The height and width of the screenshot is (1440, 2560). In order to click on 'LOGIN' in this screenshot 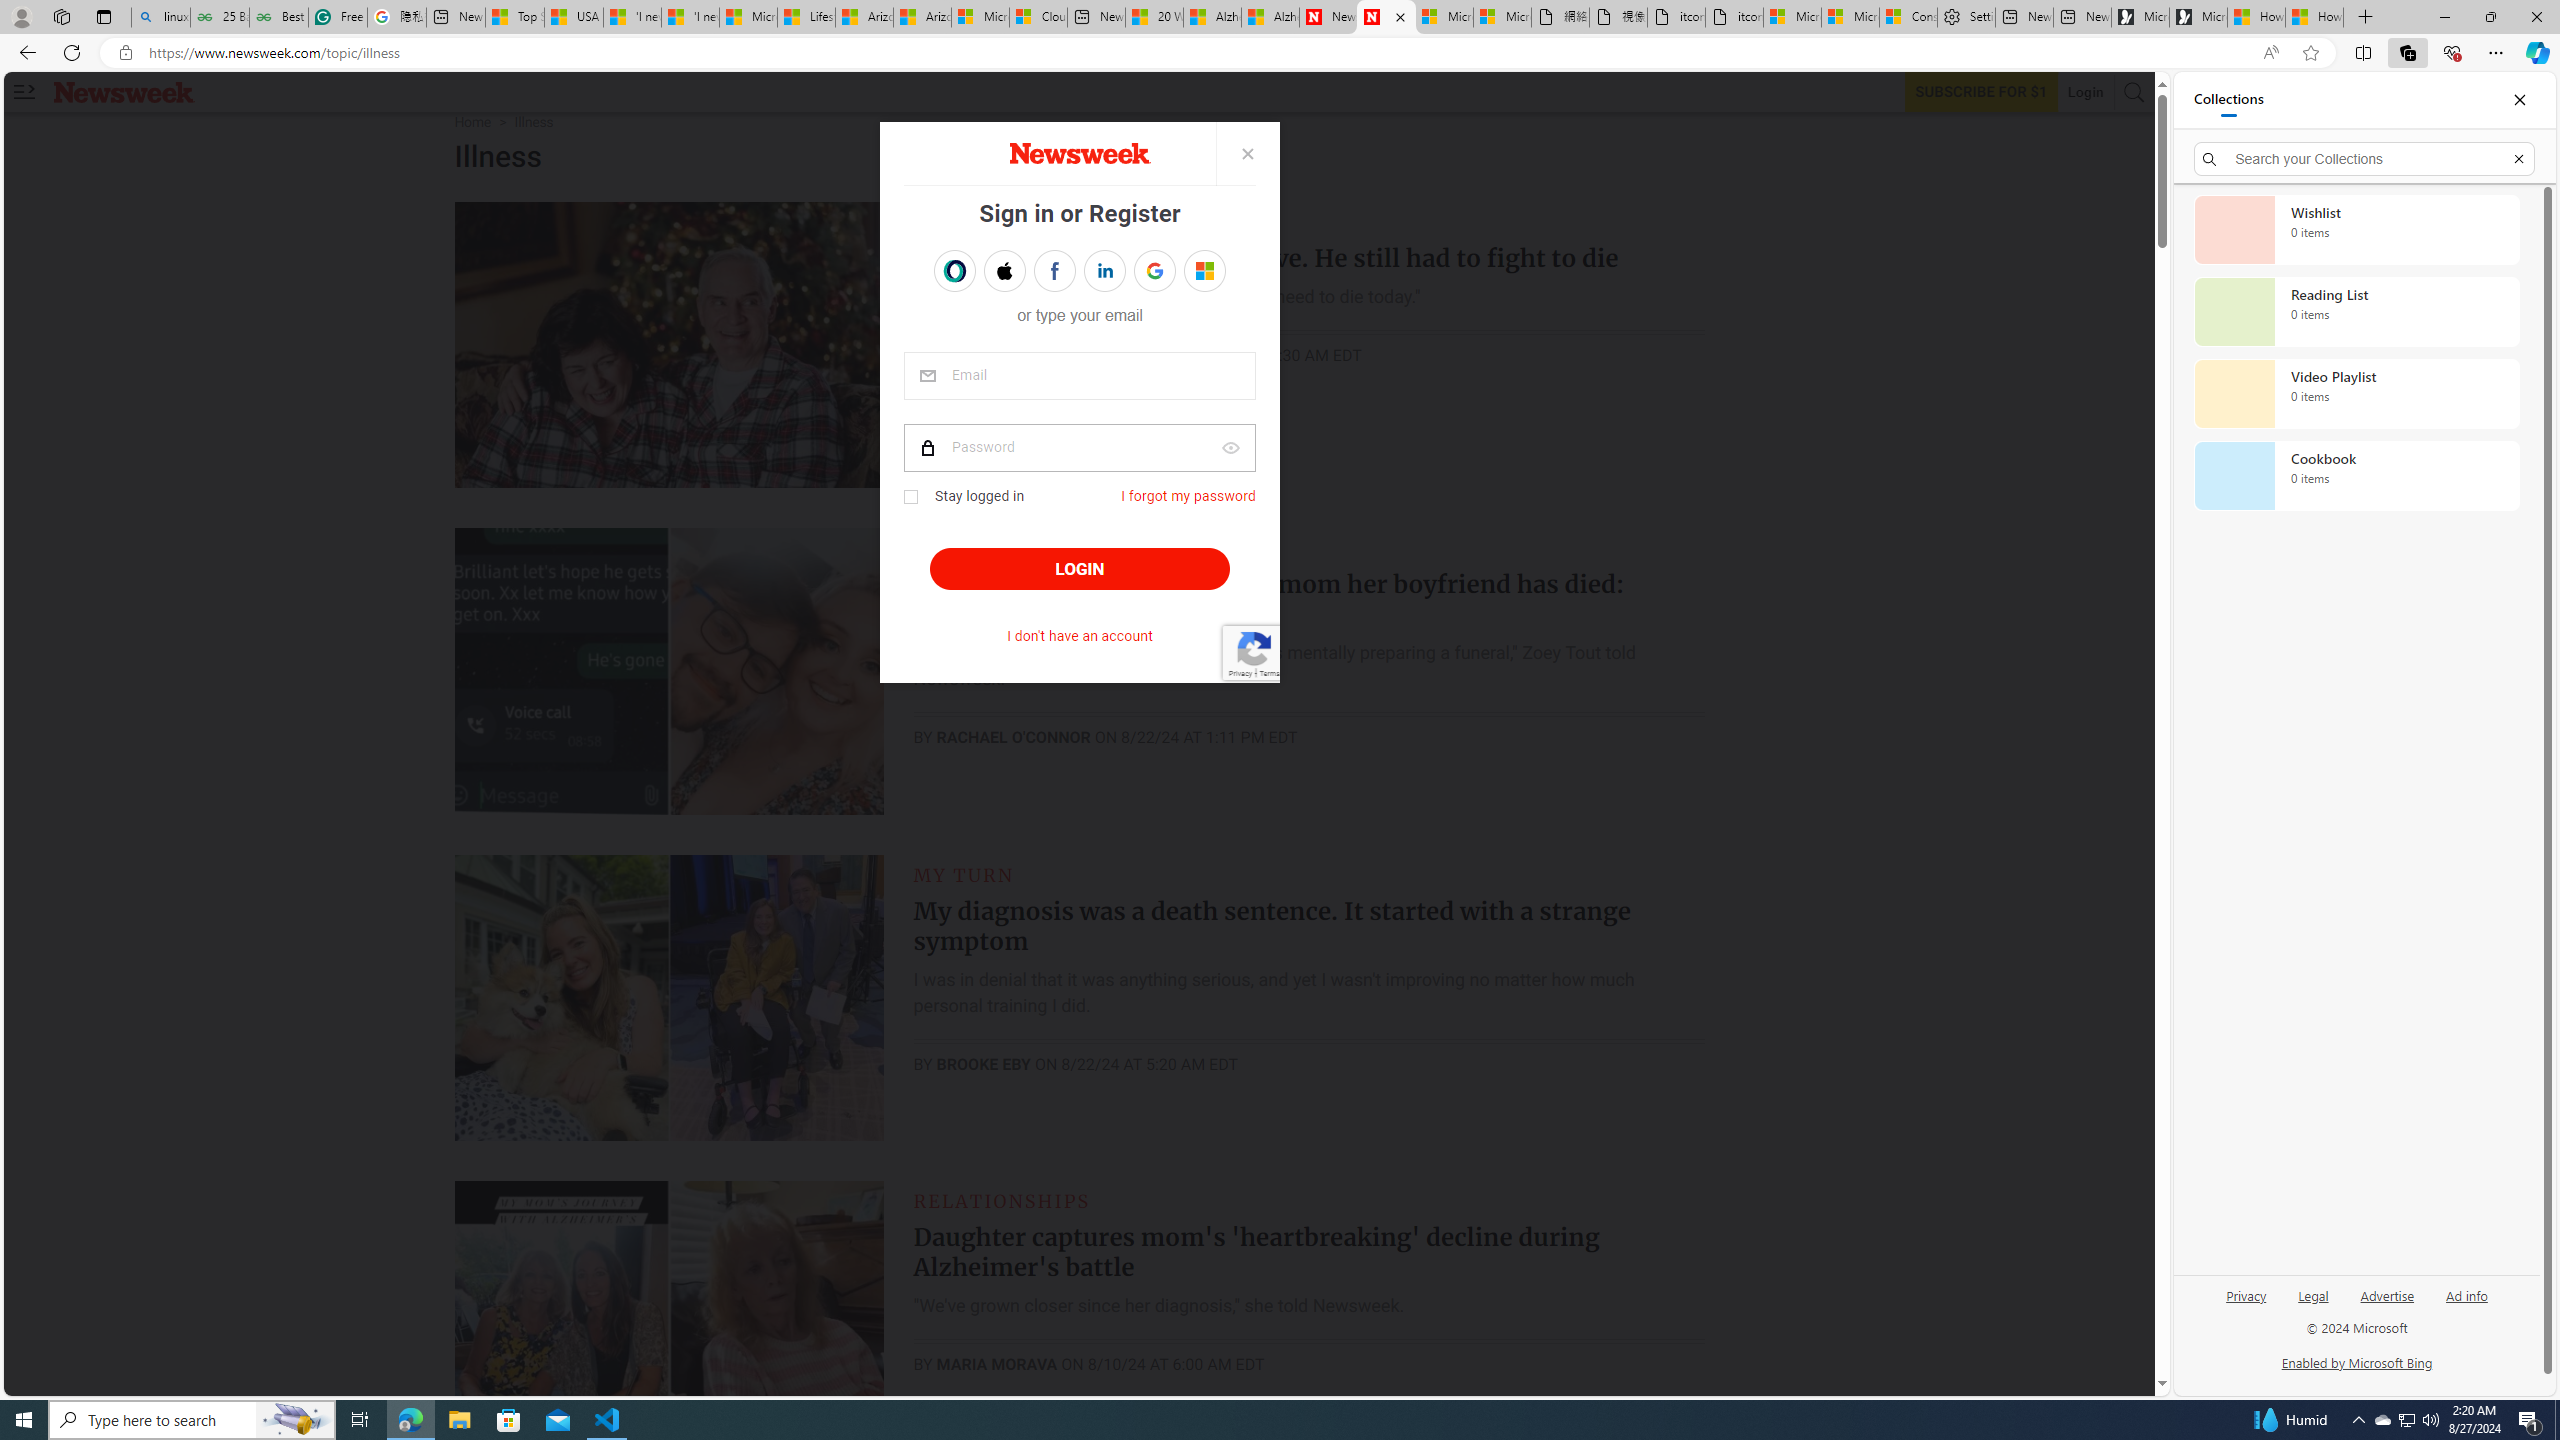, I will do `click(1079, 568)`.